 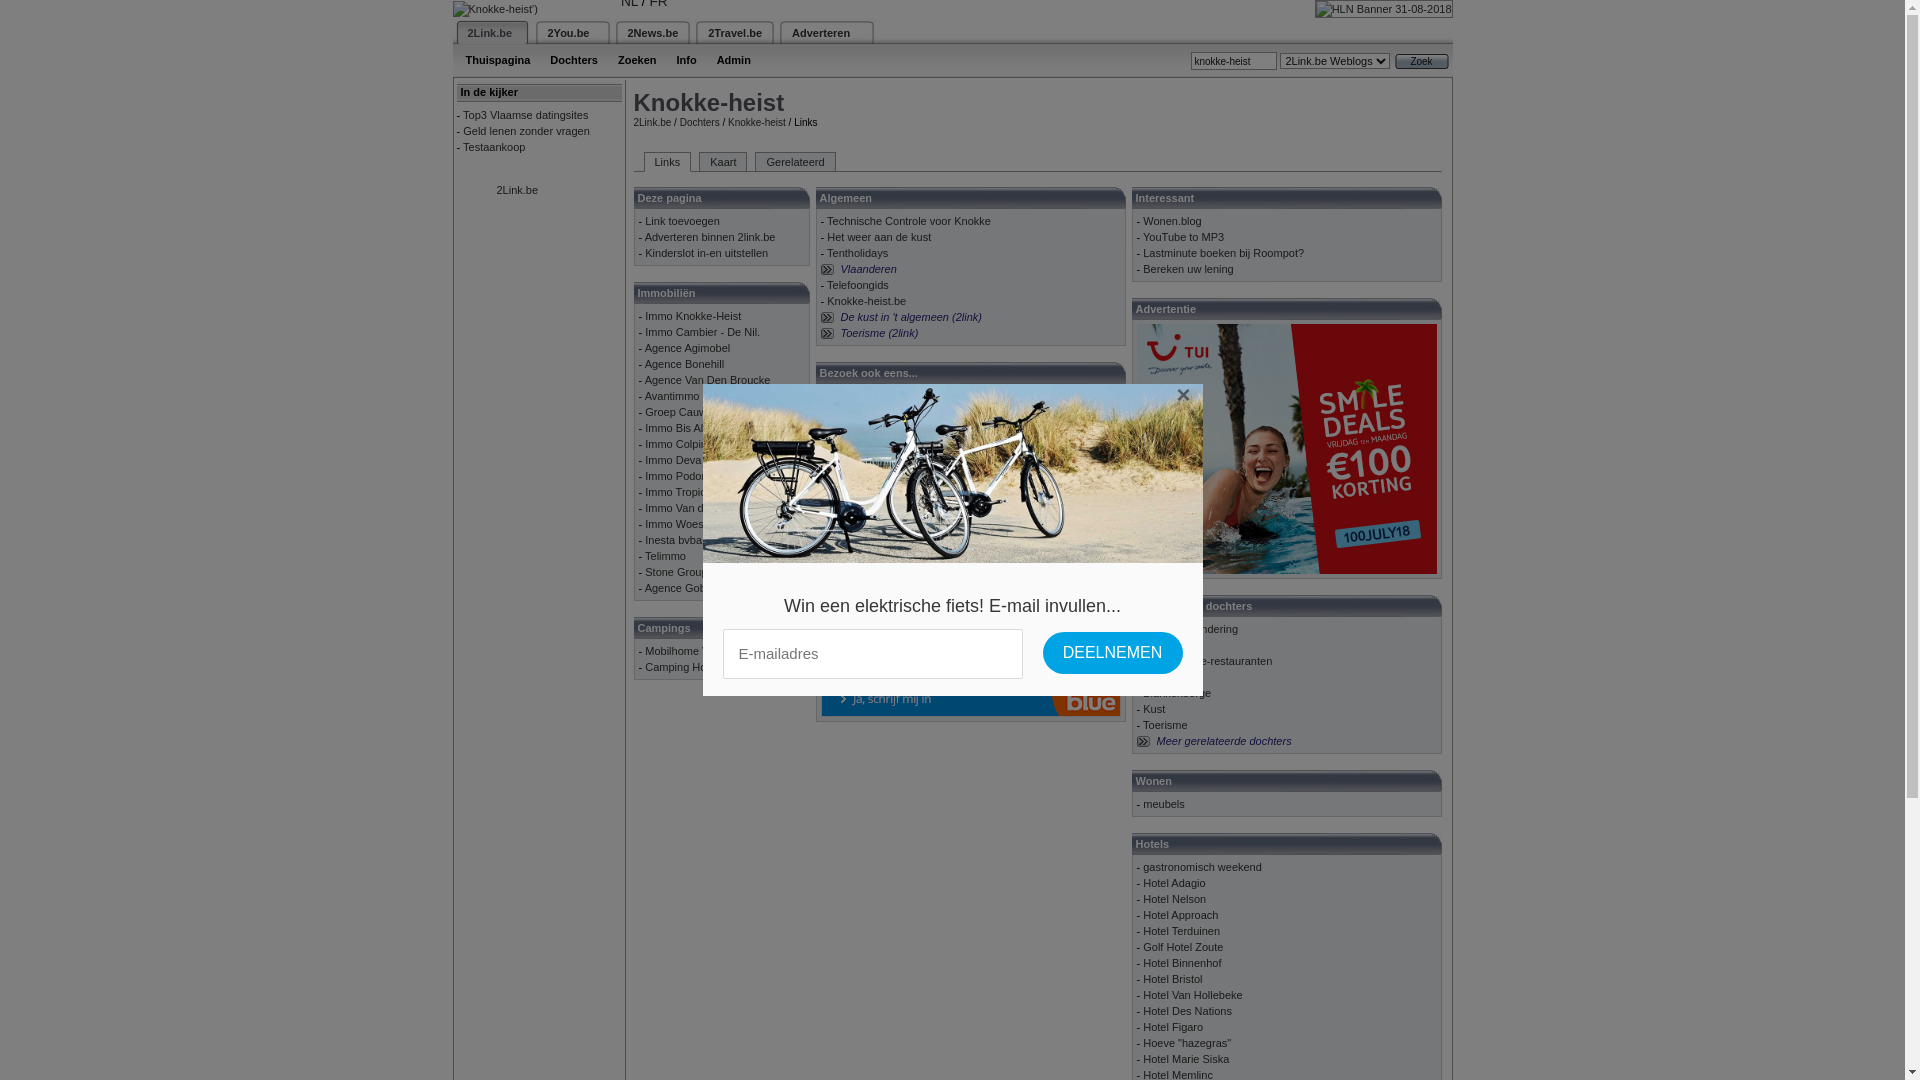 I want to click on 'Camping Holiday', so click(x=644, y=667).